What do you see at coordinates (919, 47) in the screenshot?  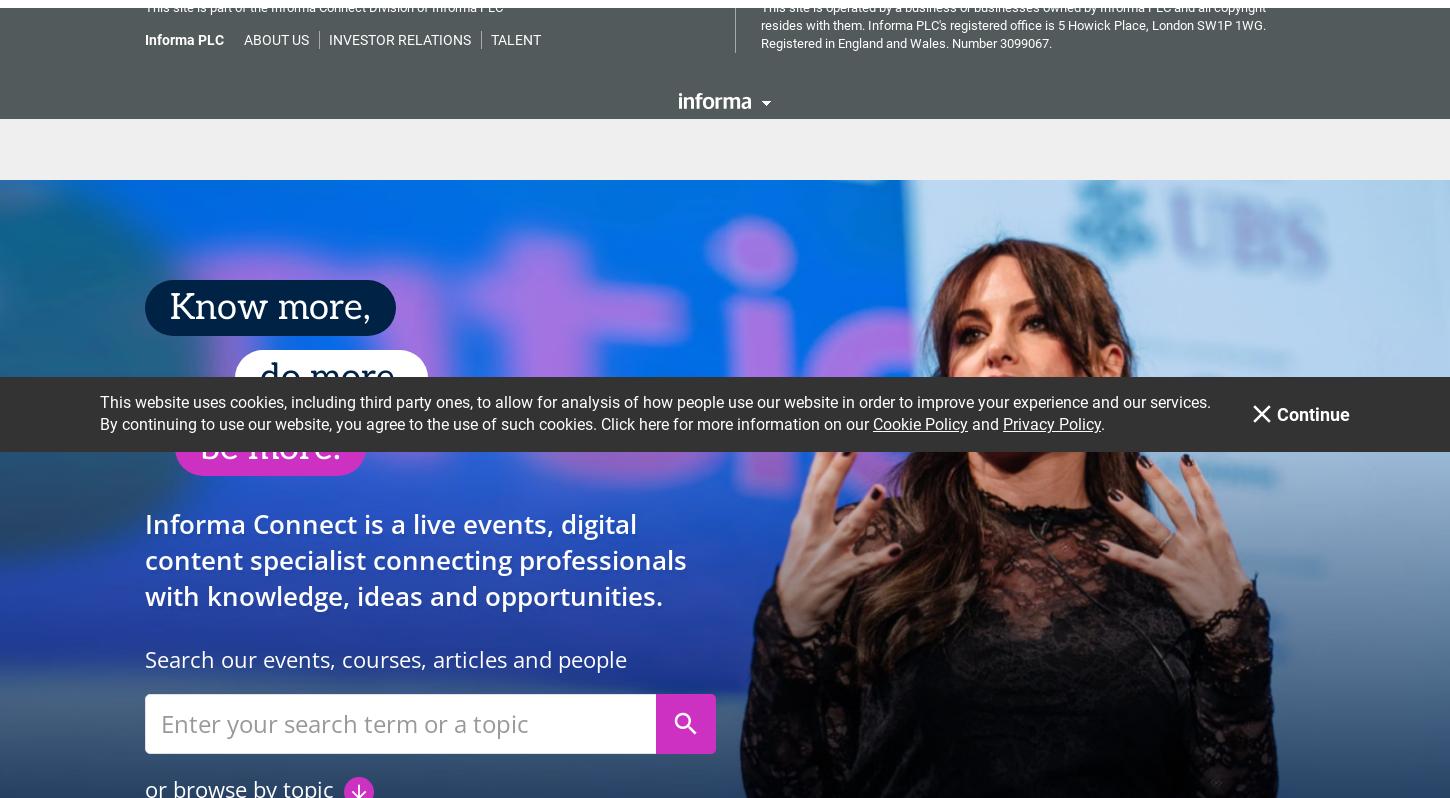 I see `'Cookie Policy'` at bounding box center [919, 47].